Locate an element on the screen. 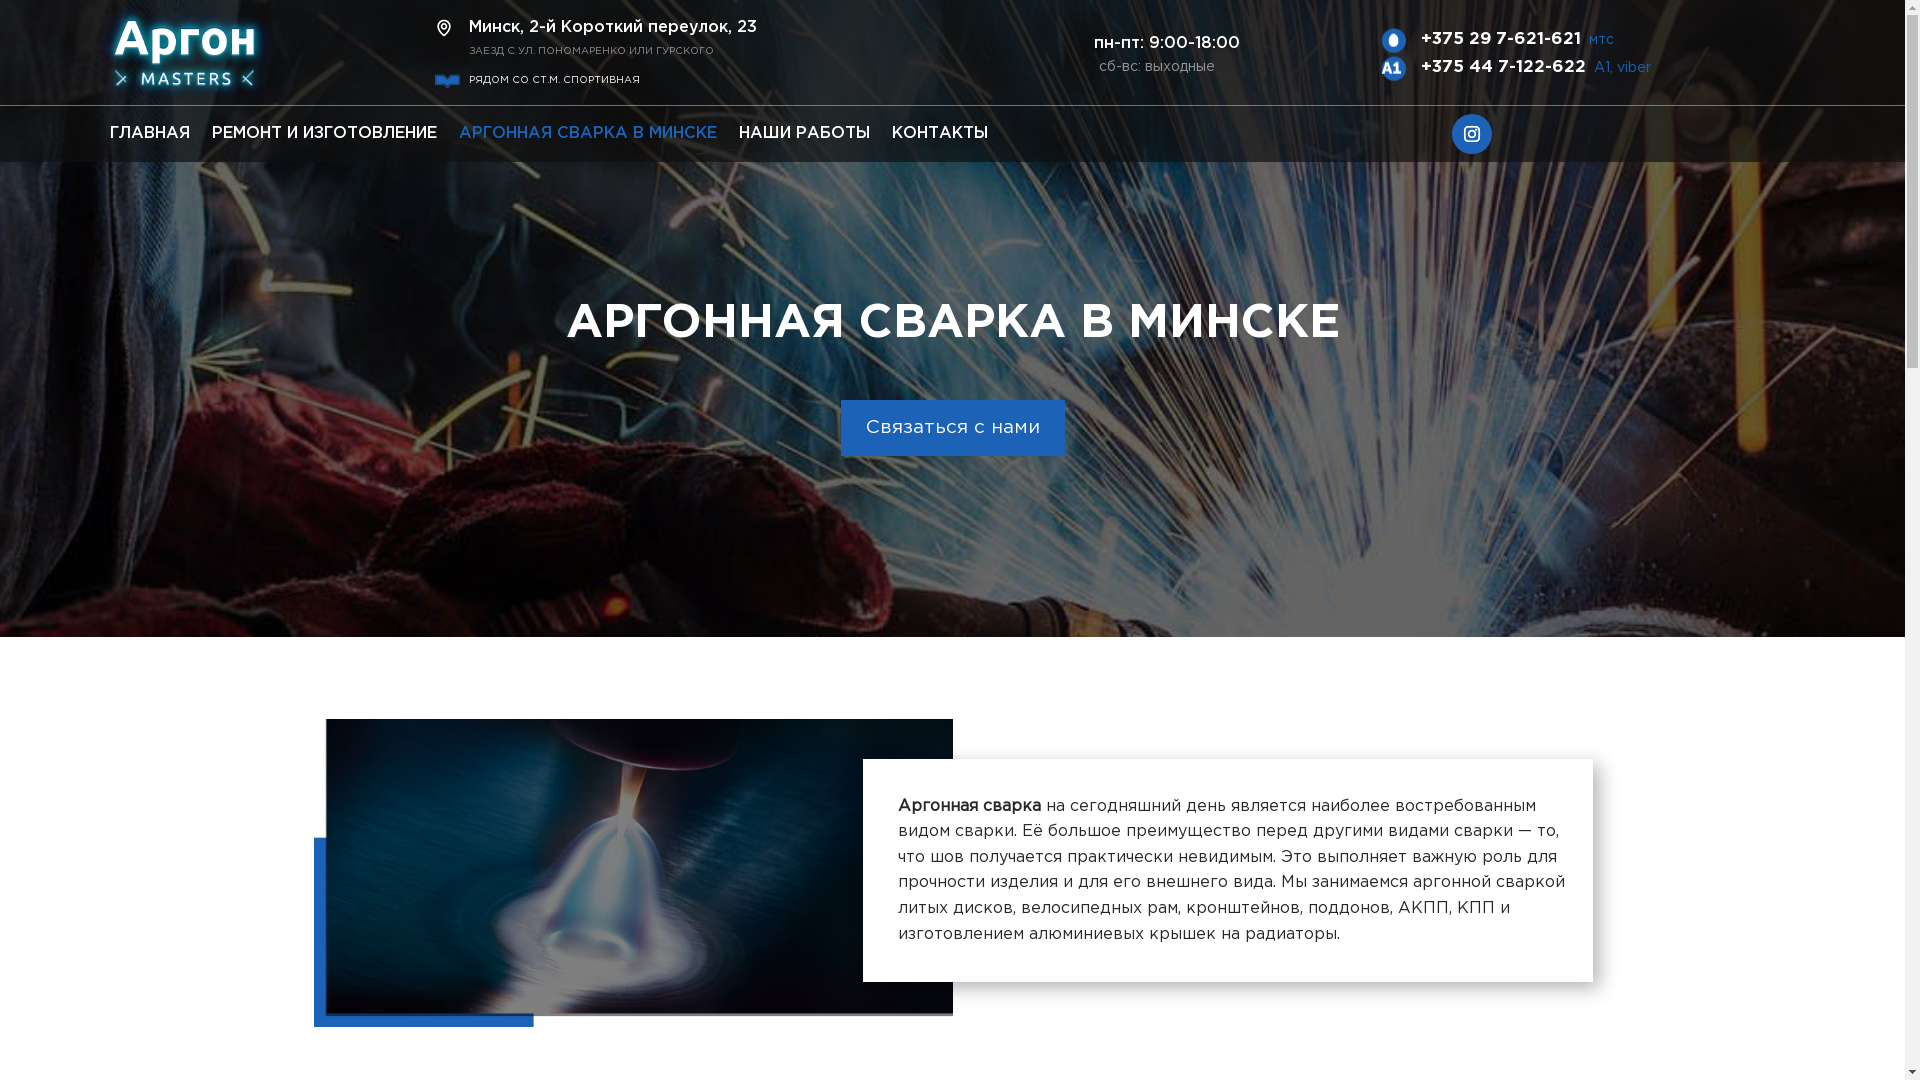  '+375 44 7-122-622' is located at coordinates (1503, 66).